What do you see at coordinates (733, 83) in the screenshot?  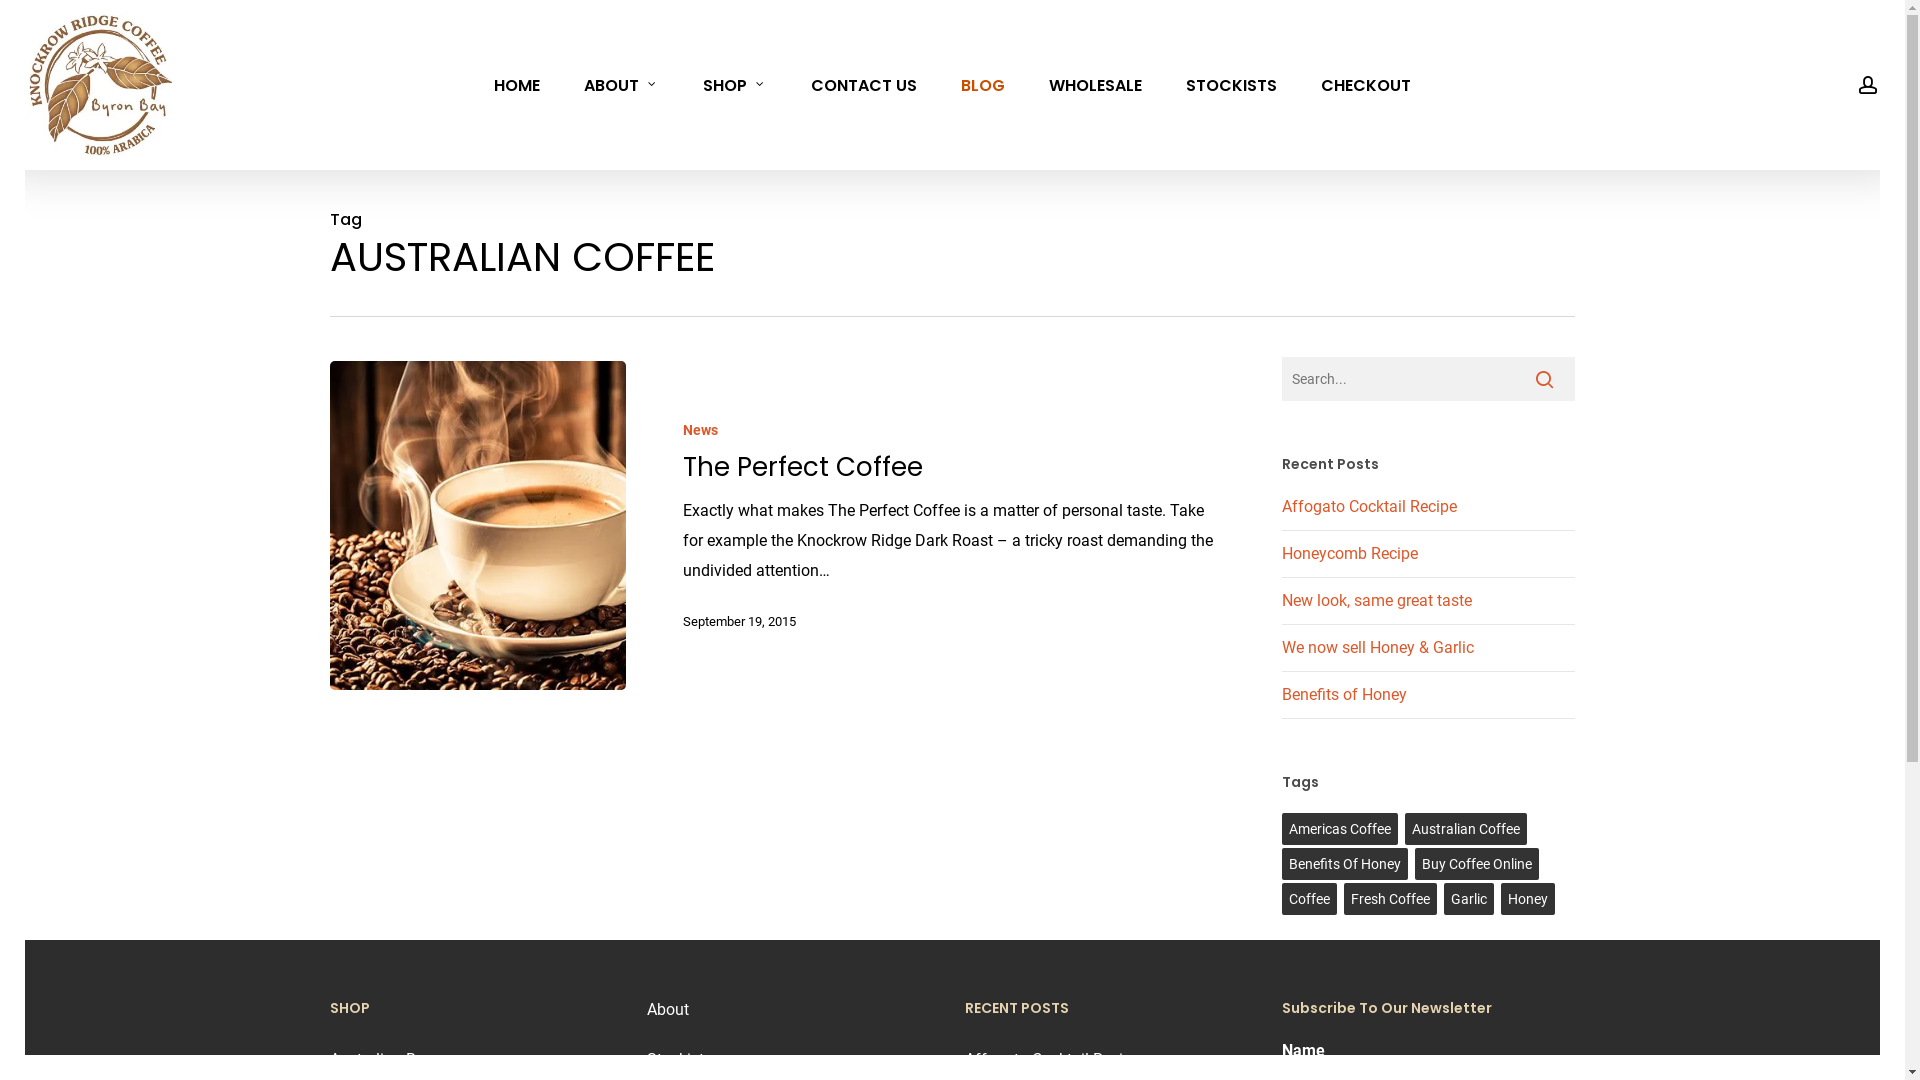 I see `'SHOP'` at bounding box center [733, 83].